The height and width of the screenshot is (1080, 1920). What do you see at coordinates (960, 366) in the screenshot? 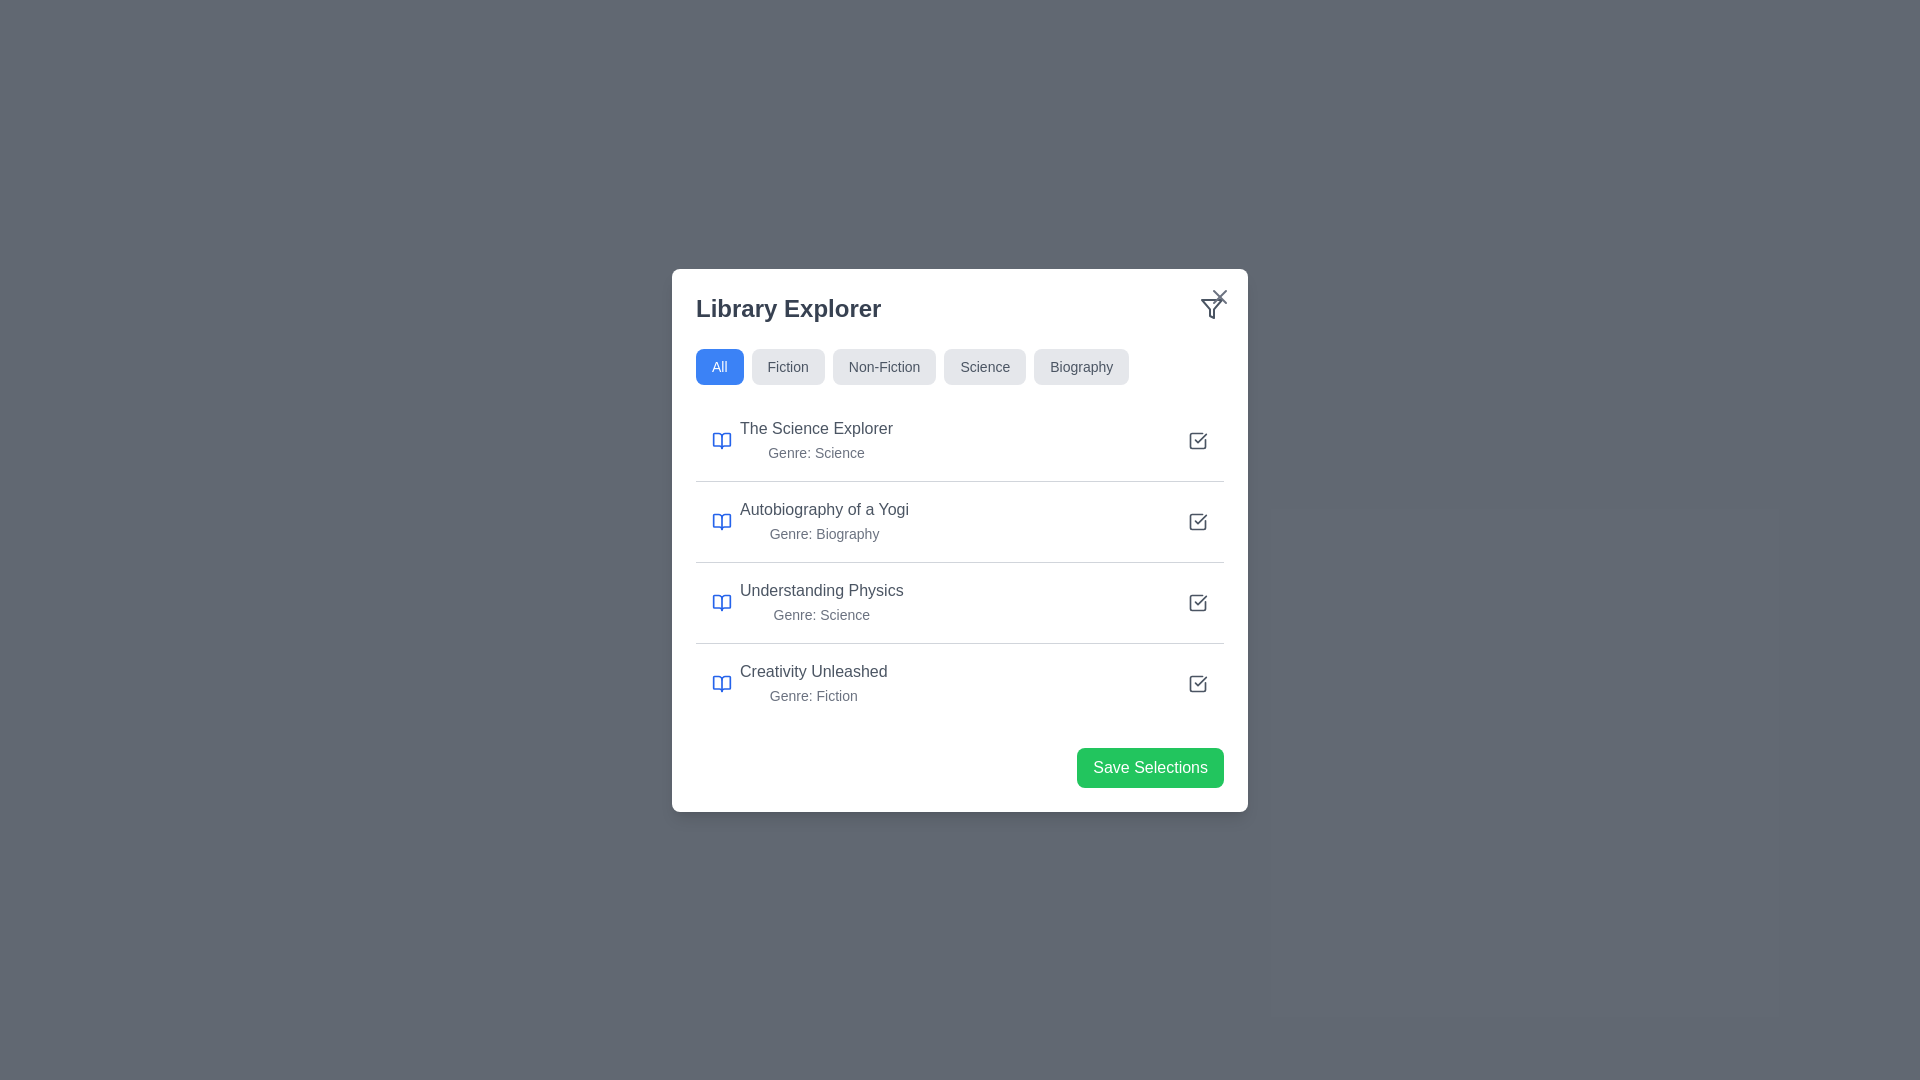
I see `the tab in the horizontal tab bar labeled with the respective genre` at bounding box center [960, 366].